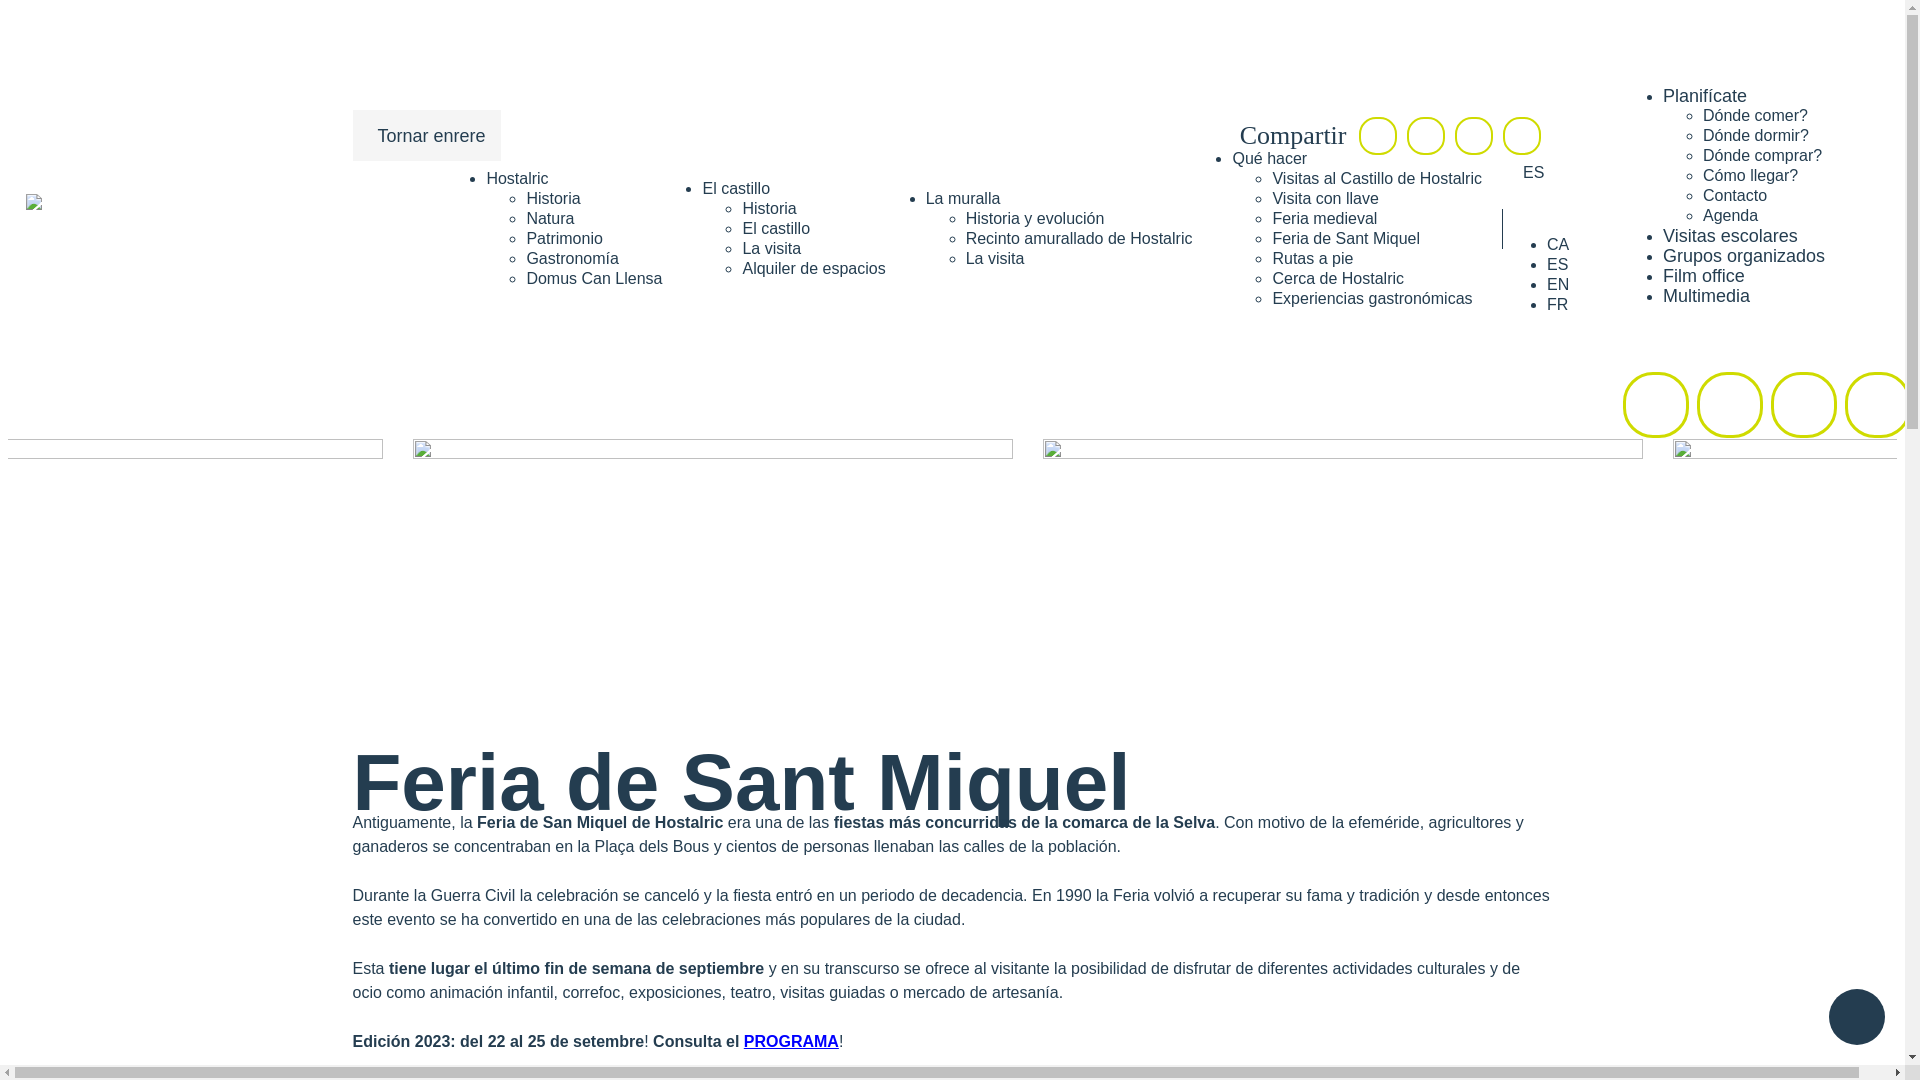 The width and height of the screenshot is (1920, 1080). I want to click on 'La visita', so click(995, 257).